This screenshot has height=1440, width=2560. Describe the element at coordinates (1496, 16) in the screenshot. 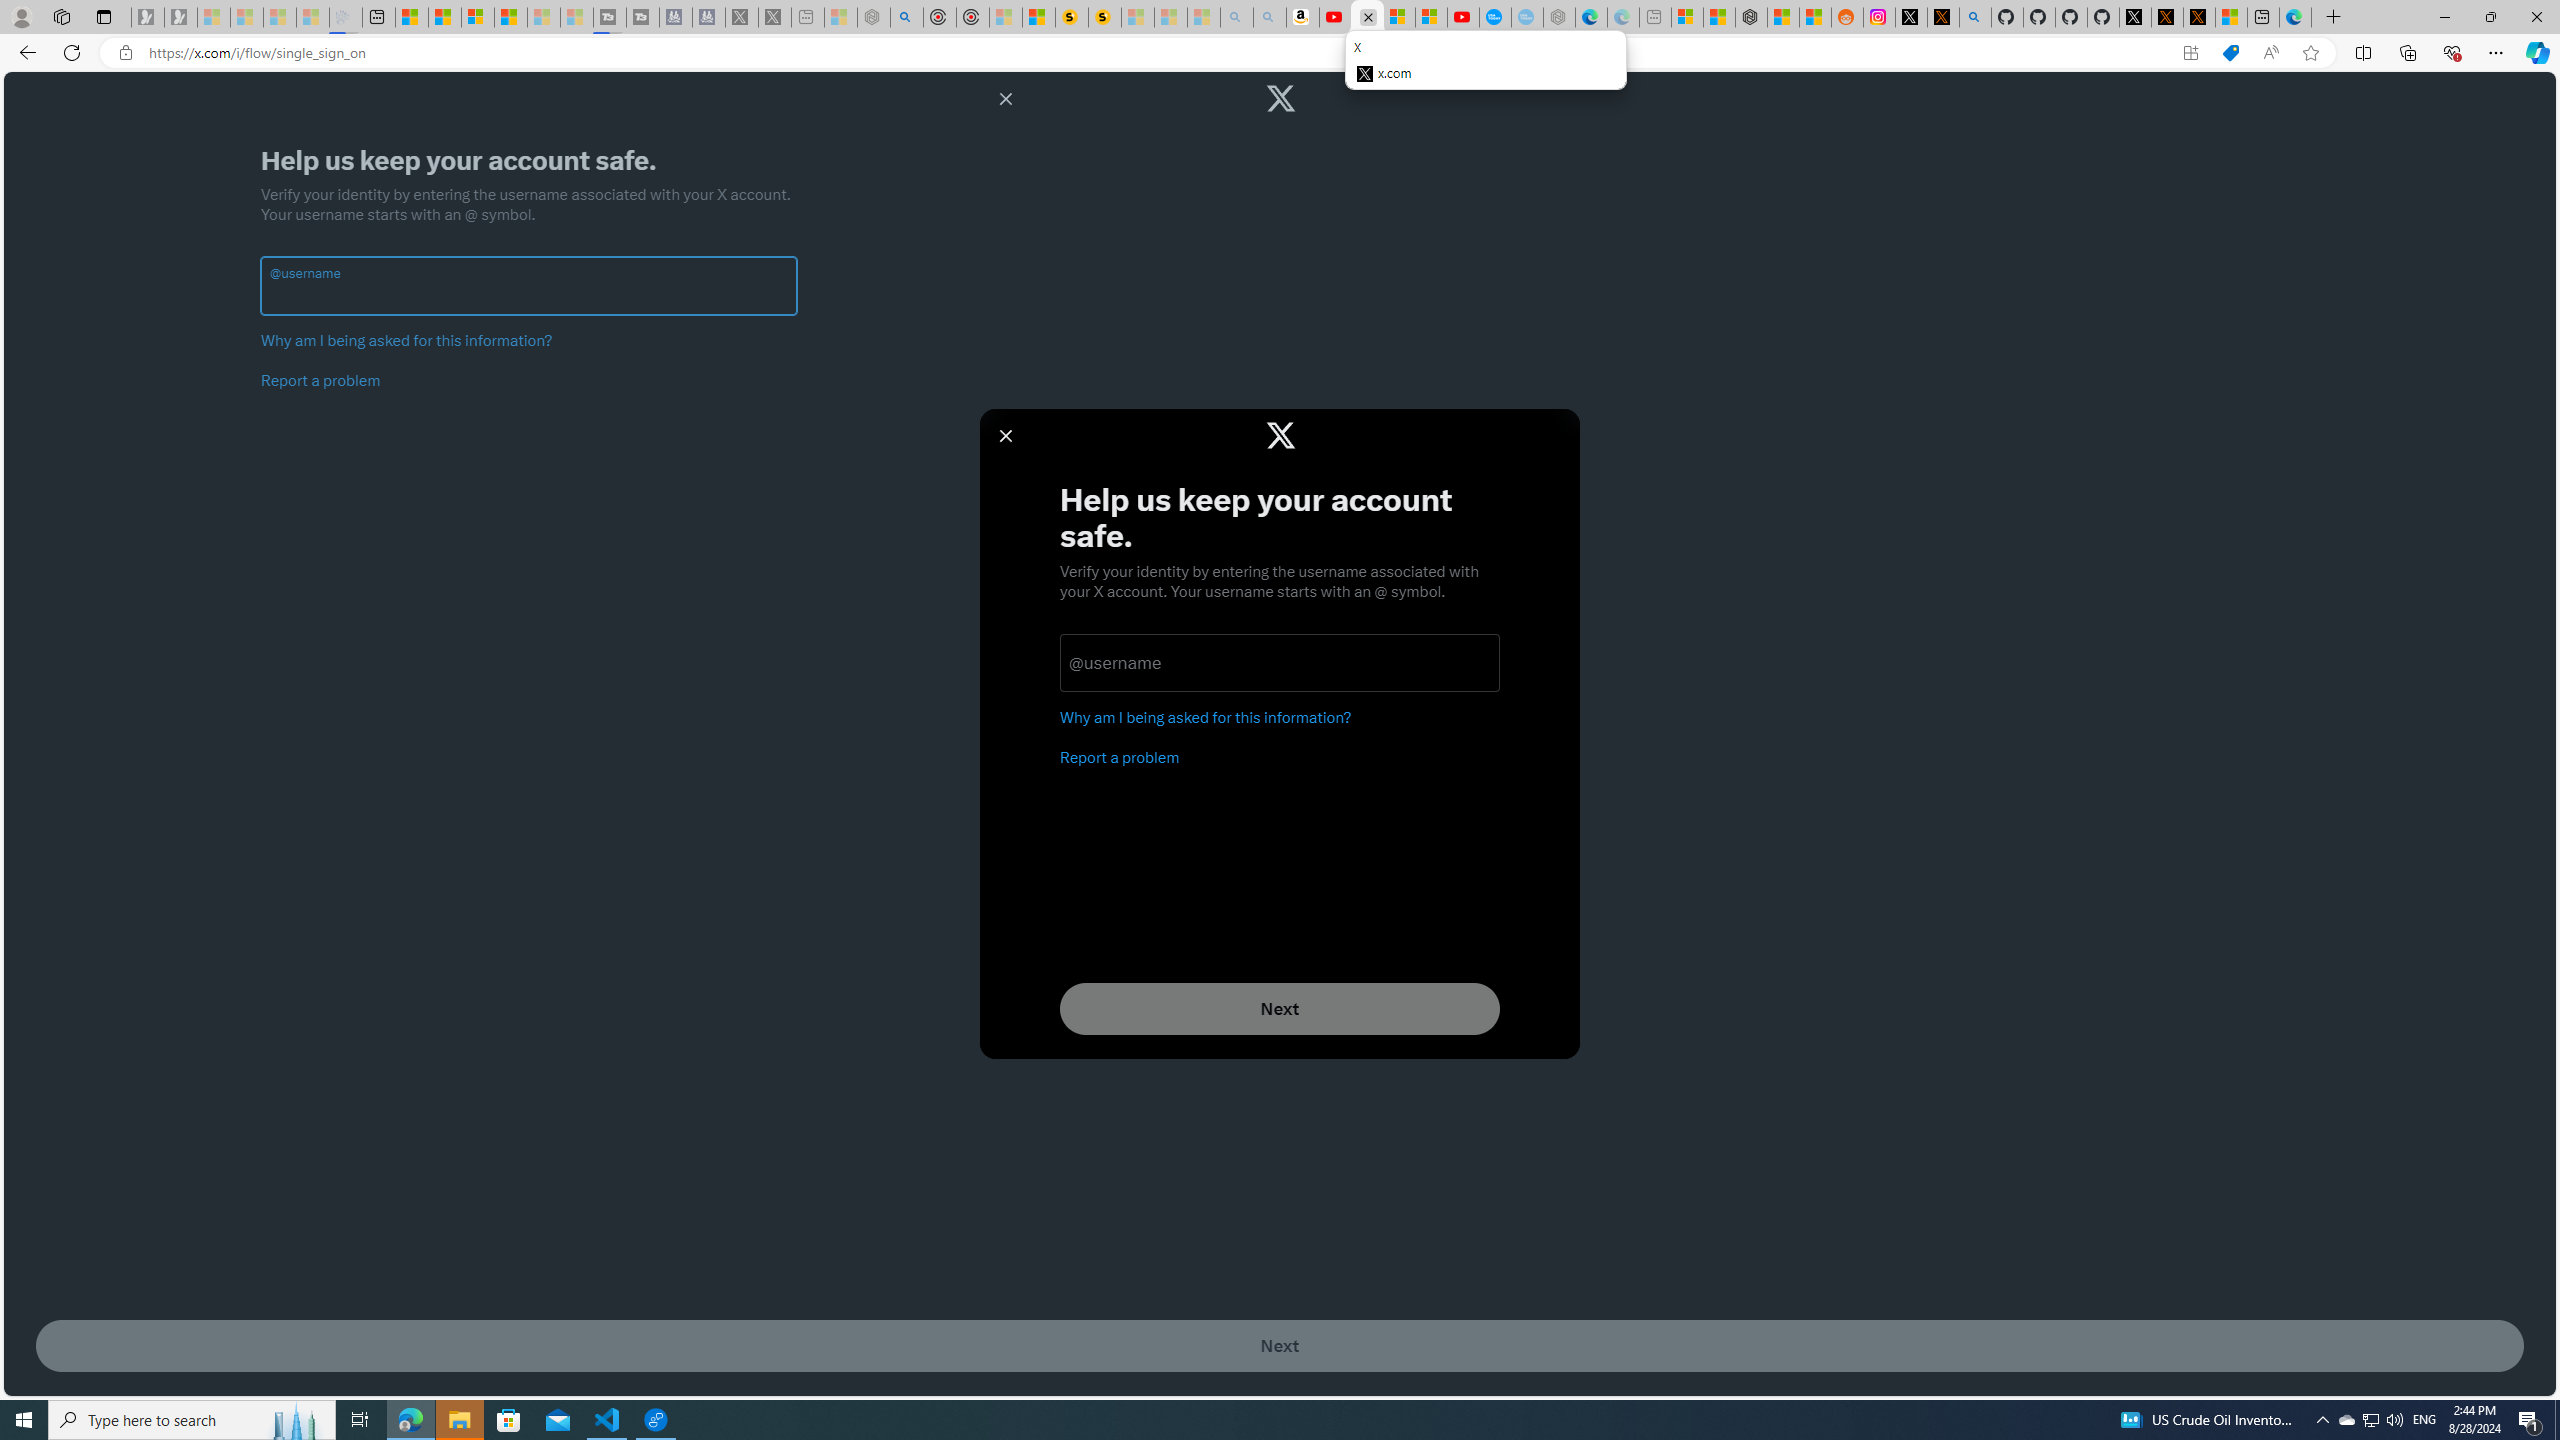

I see `'Opinion: Op-Ed and Commentary - USA TODAY'` at that location.